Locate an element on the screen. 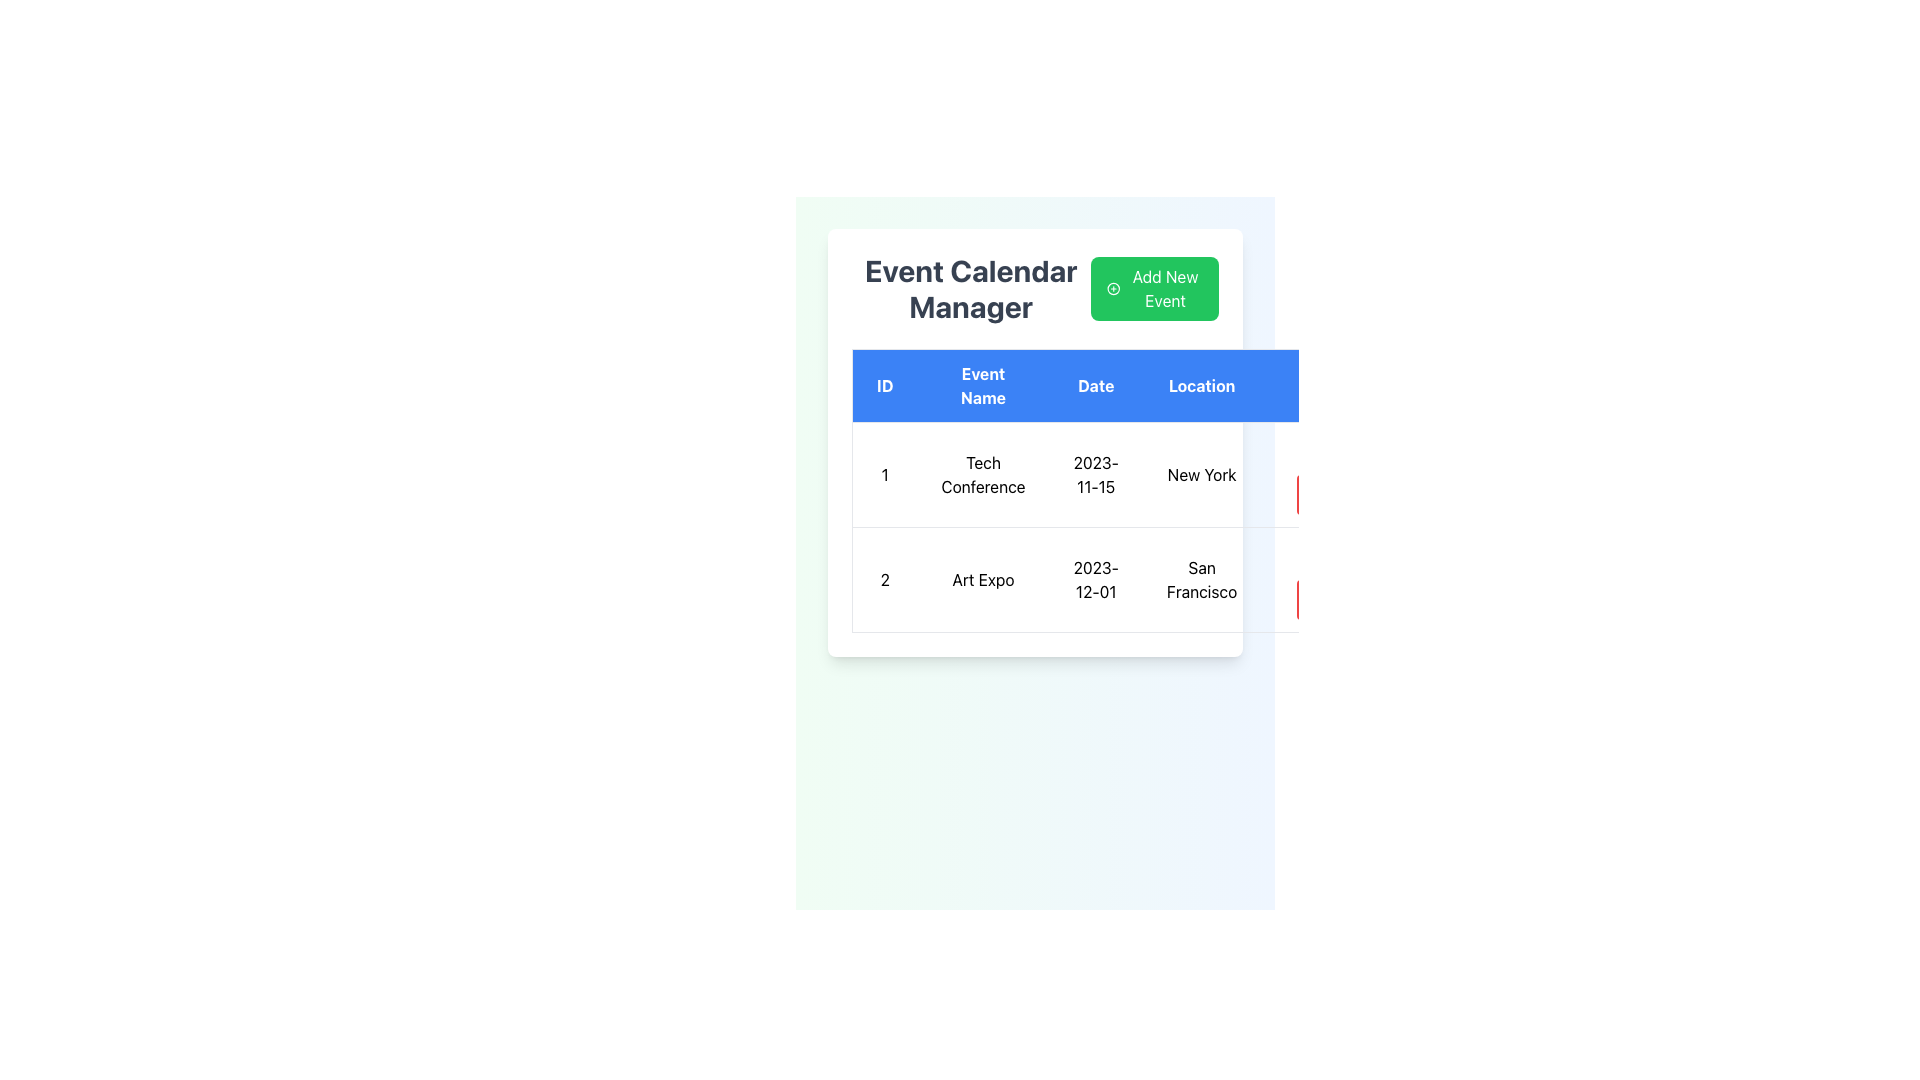 This screenshot has width=1920, height=1080. Table Header Cell that indicates the column for dates, located between 'Event Name' and 'Location' in the header row of the table is located at coordinates (1095, 385).